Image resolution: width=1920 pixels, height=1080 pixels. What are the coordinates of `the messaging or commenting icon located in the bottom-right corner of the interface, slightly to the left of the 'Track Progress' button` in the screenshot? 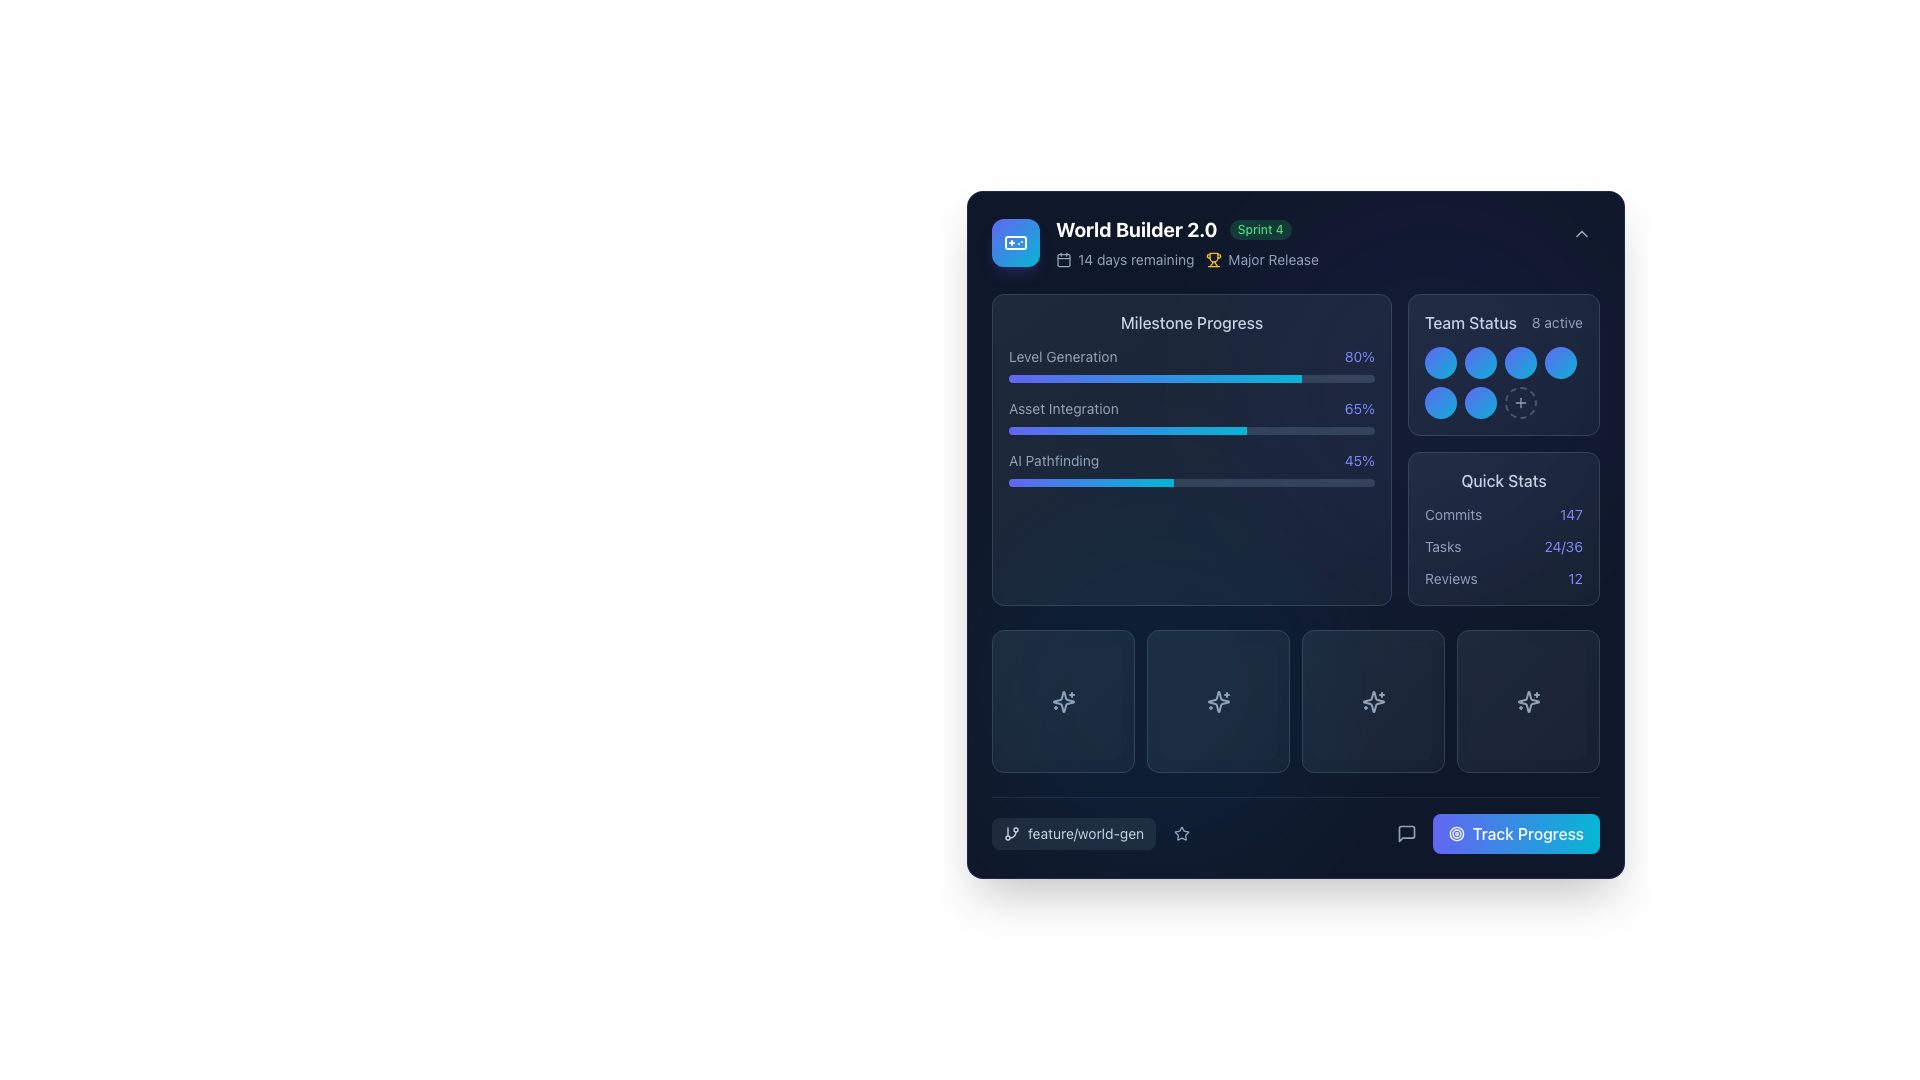 It's located at (1405, 833).